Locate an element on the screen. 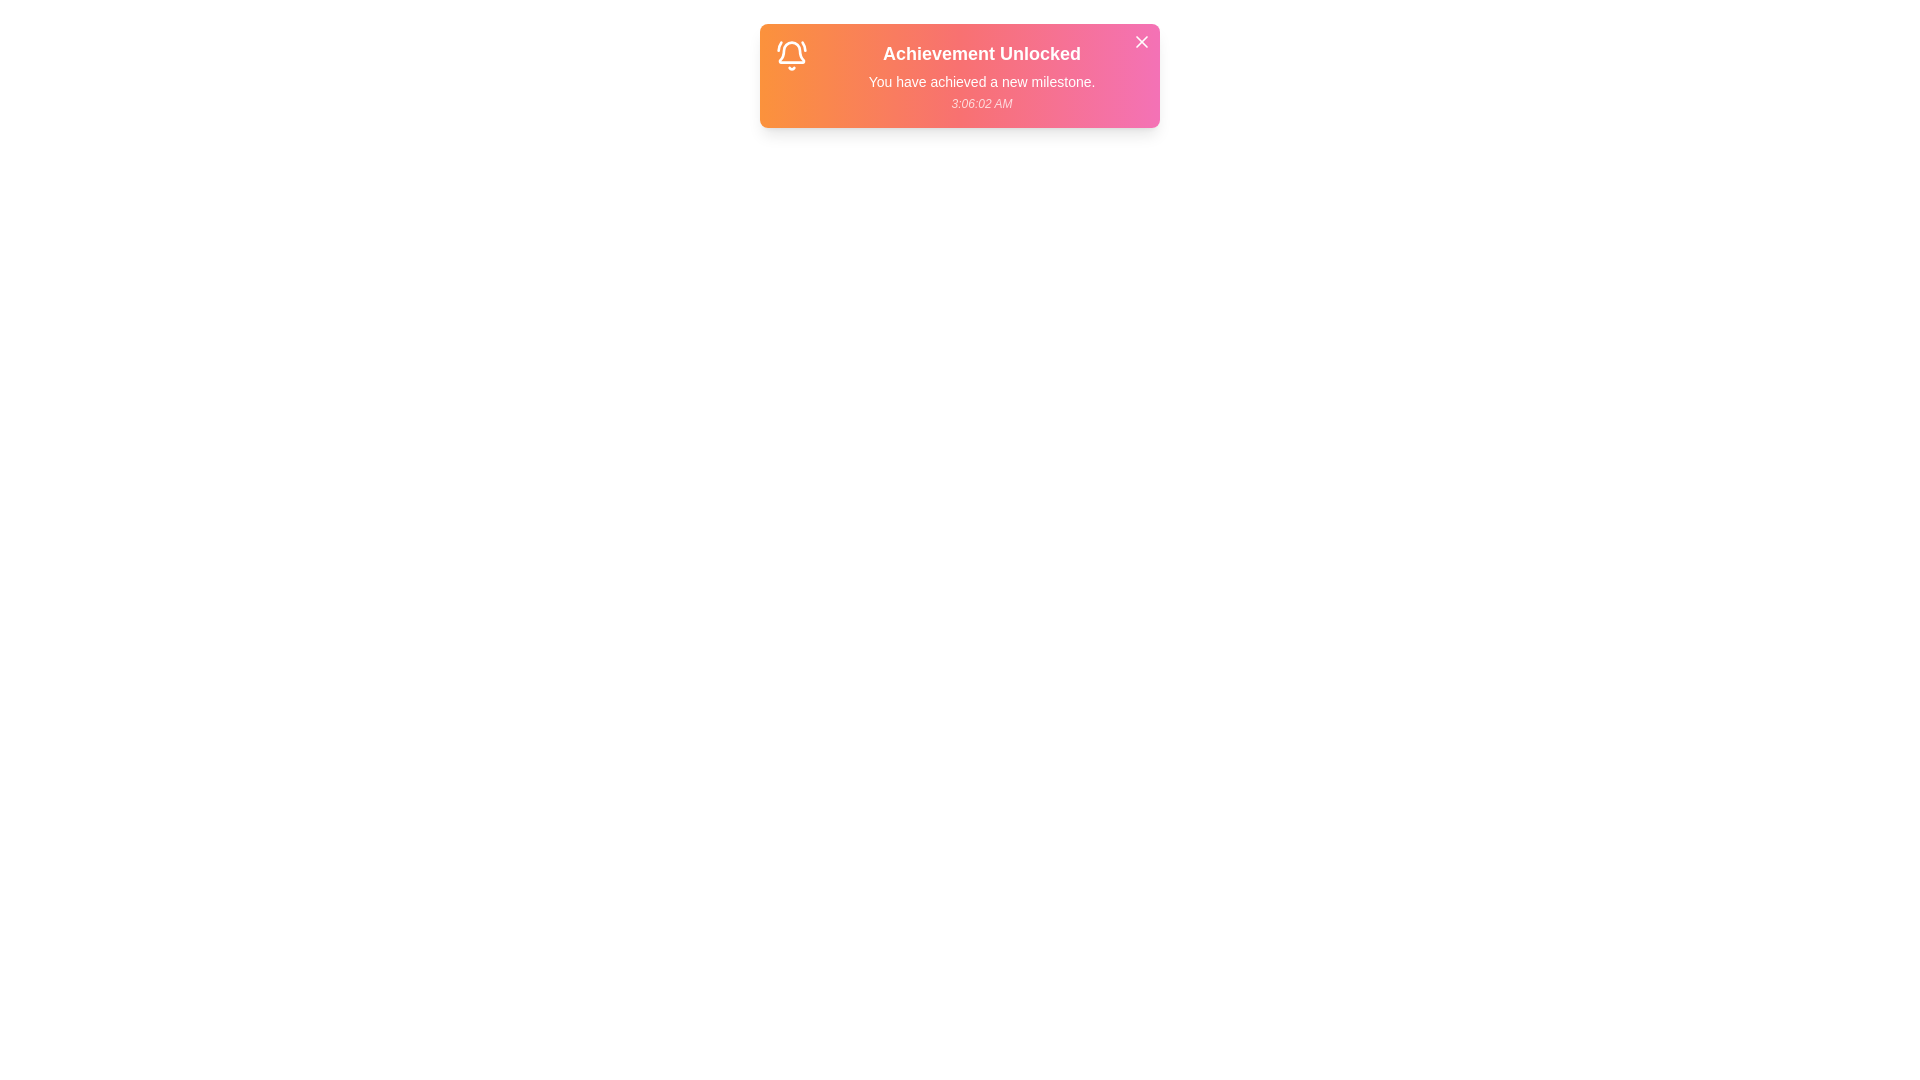  the text content of the notification: Message is located at coordinates (982, 80).